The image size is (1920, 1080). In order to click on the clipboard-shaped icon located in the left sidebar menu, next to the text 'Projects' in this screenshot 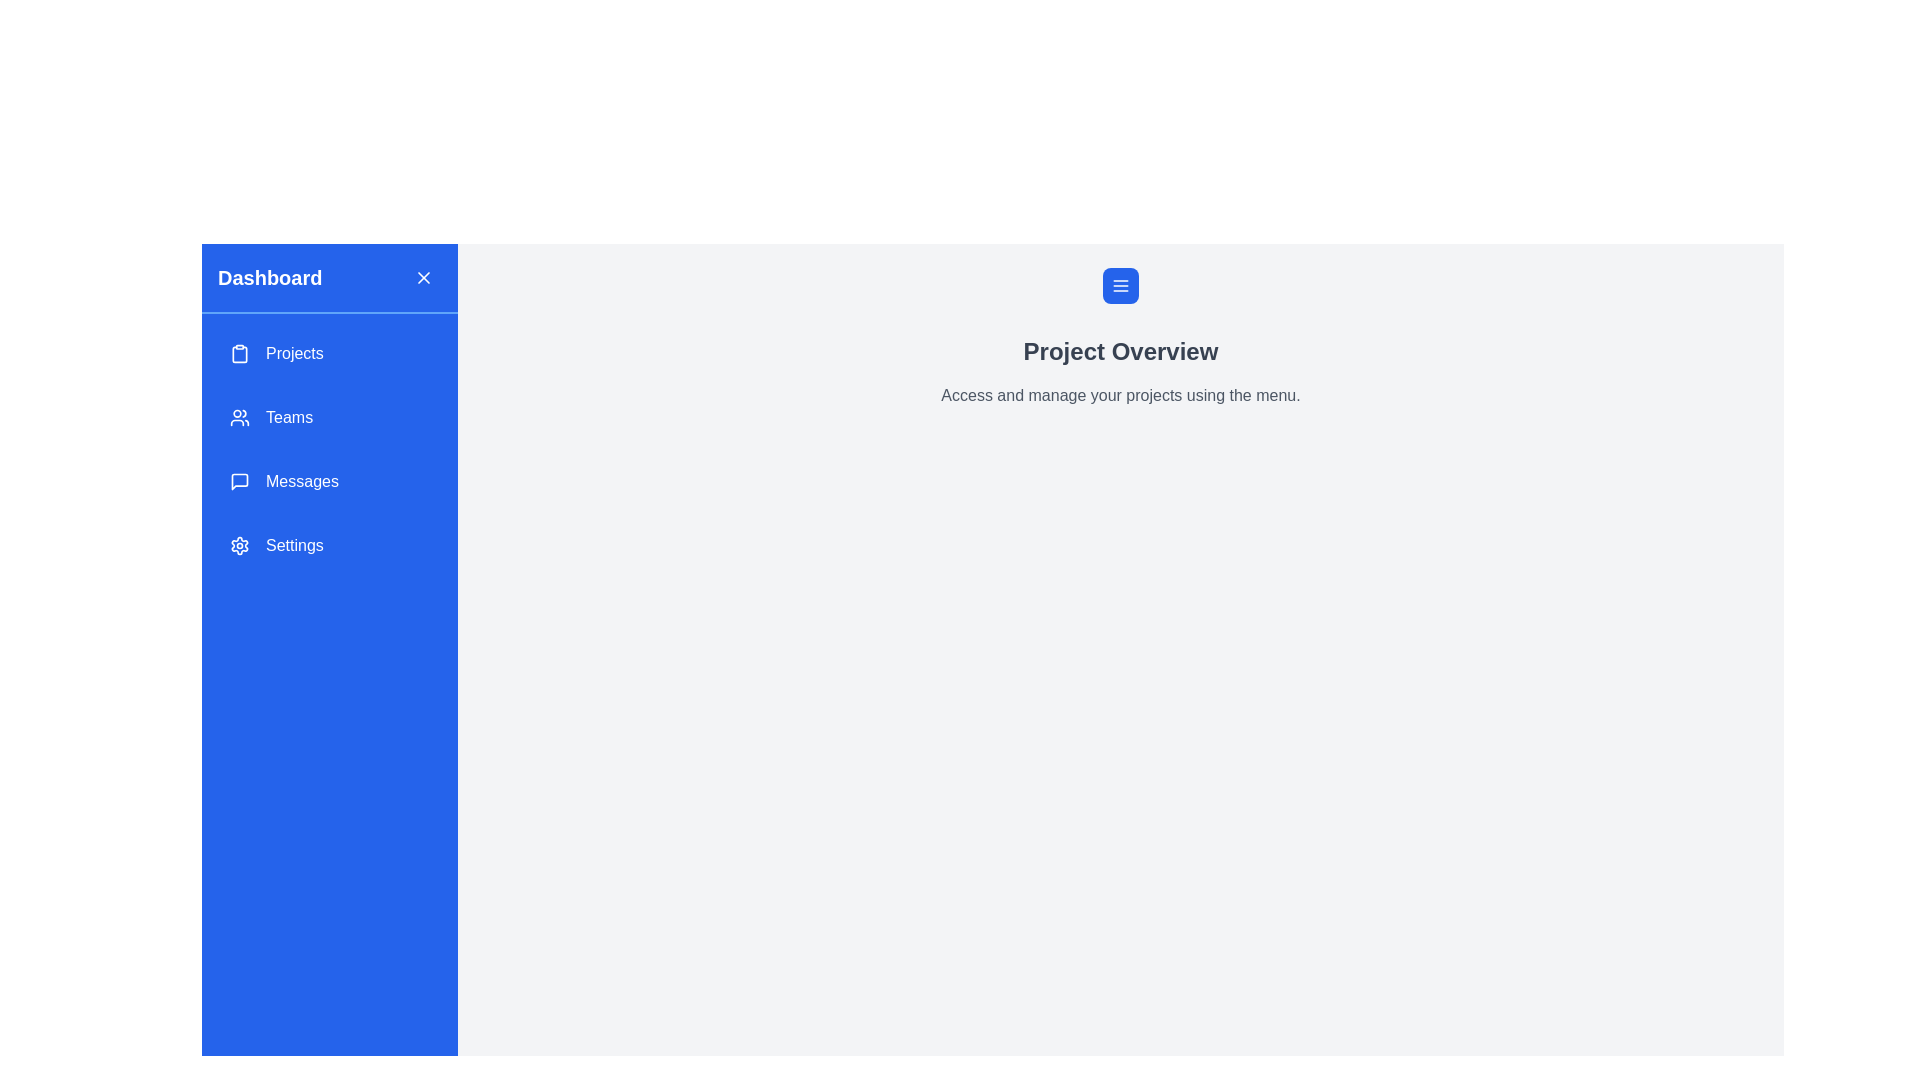, I will do `click(240, 353)`.